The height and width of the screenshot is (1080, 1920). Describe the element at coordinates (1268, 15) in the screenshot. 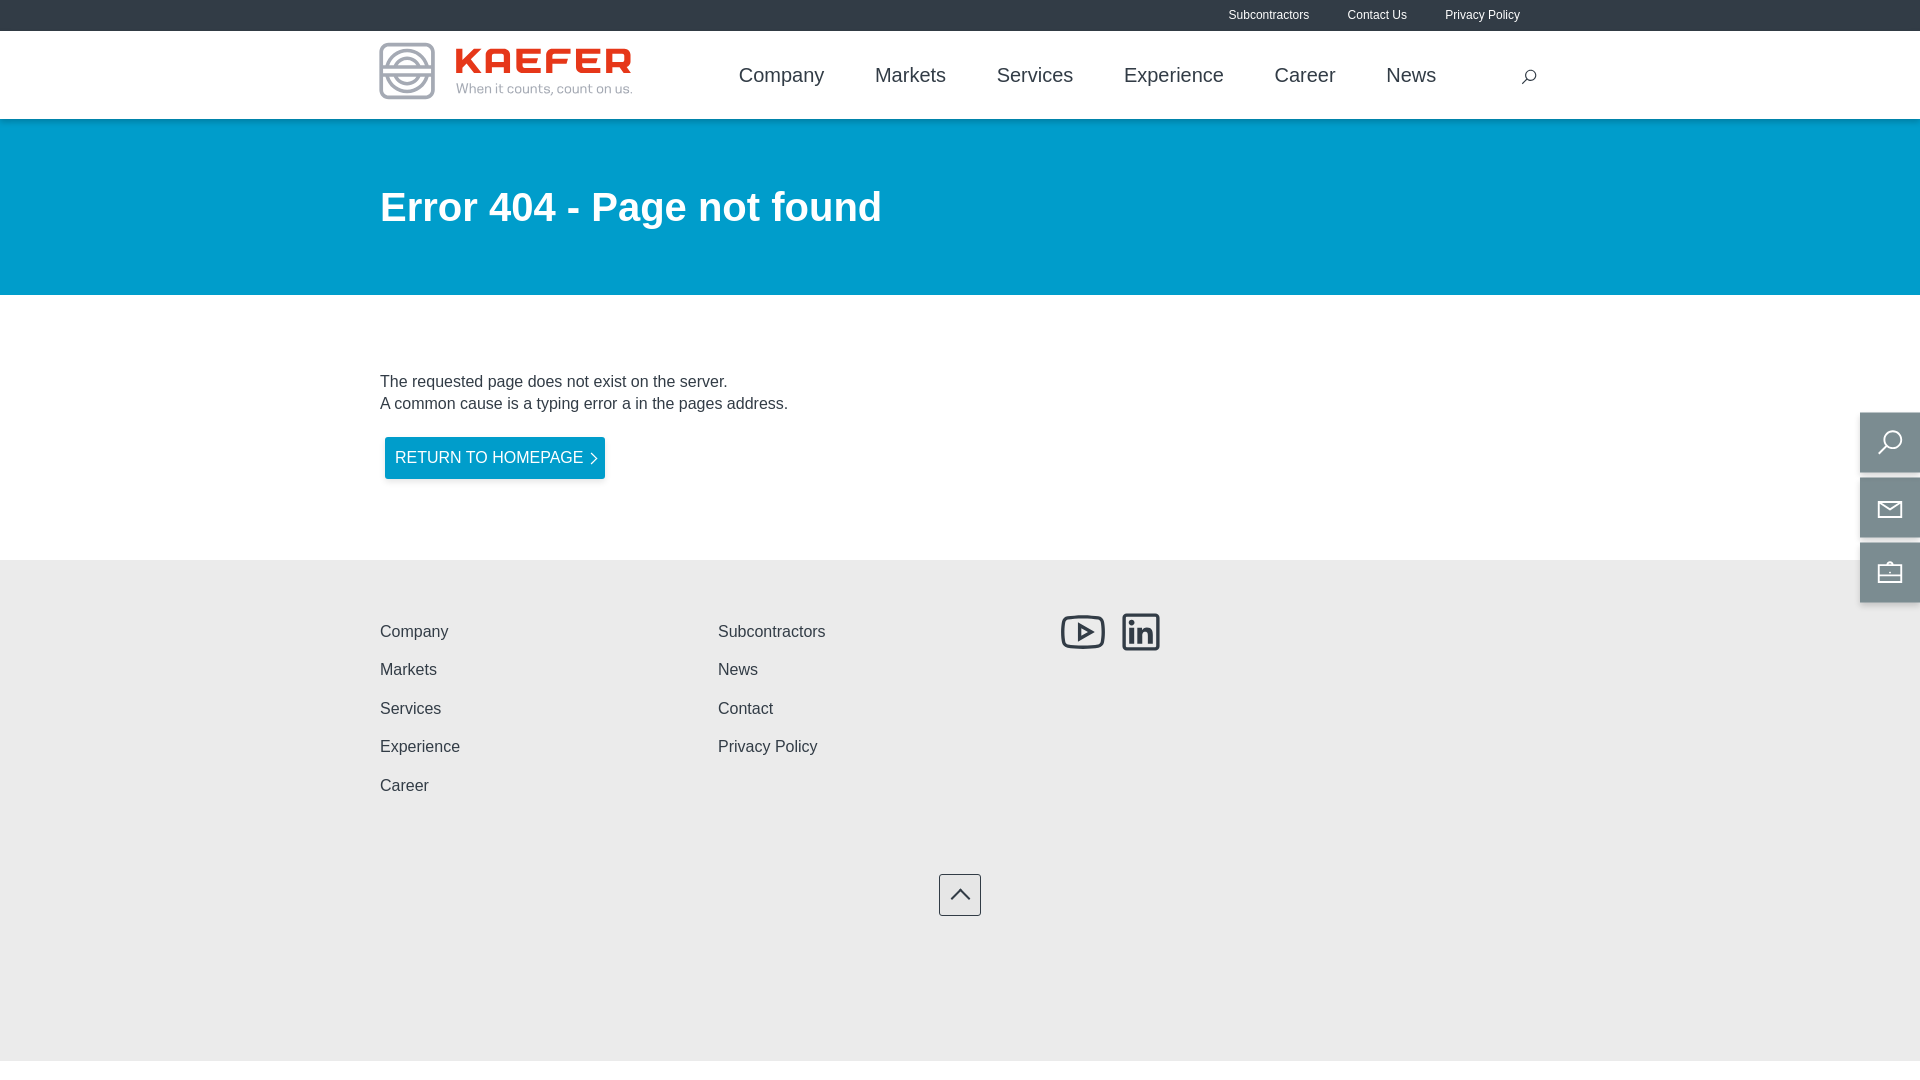

I see `'Subcontractors'` at that location.